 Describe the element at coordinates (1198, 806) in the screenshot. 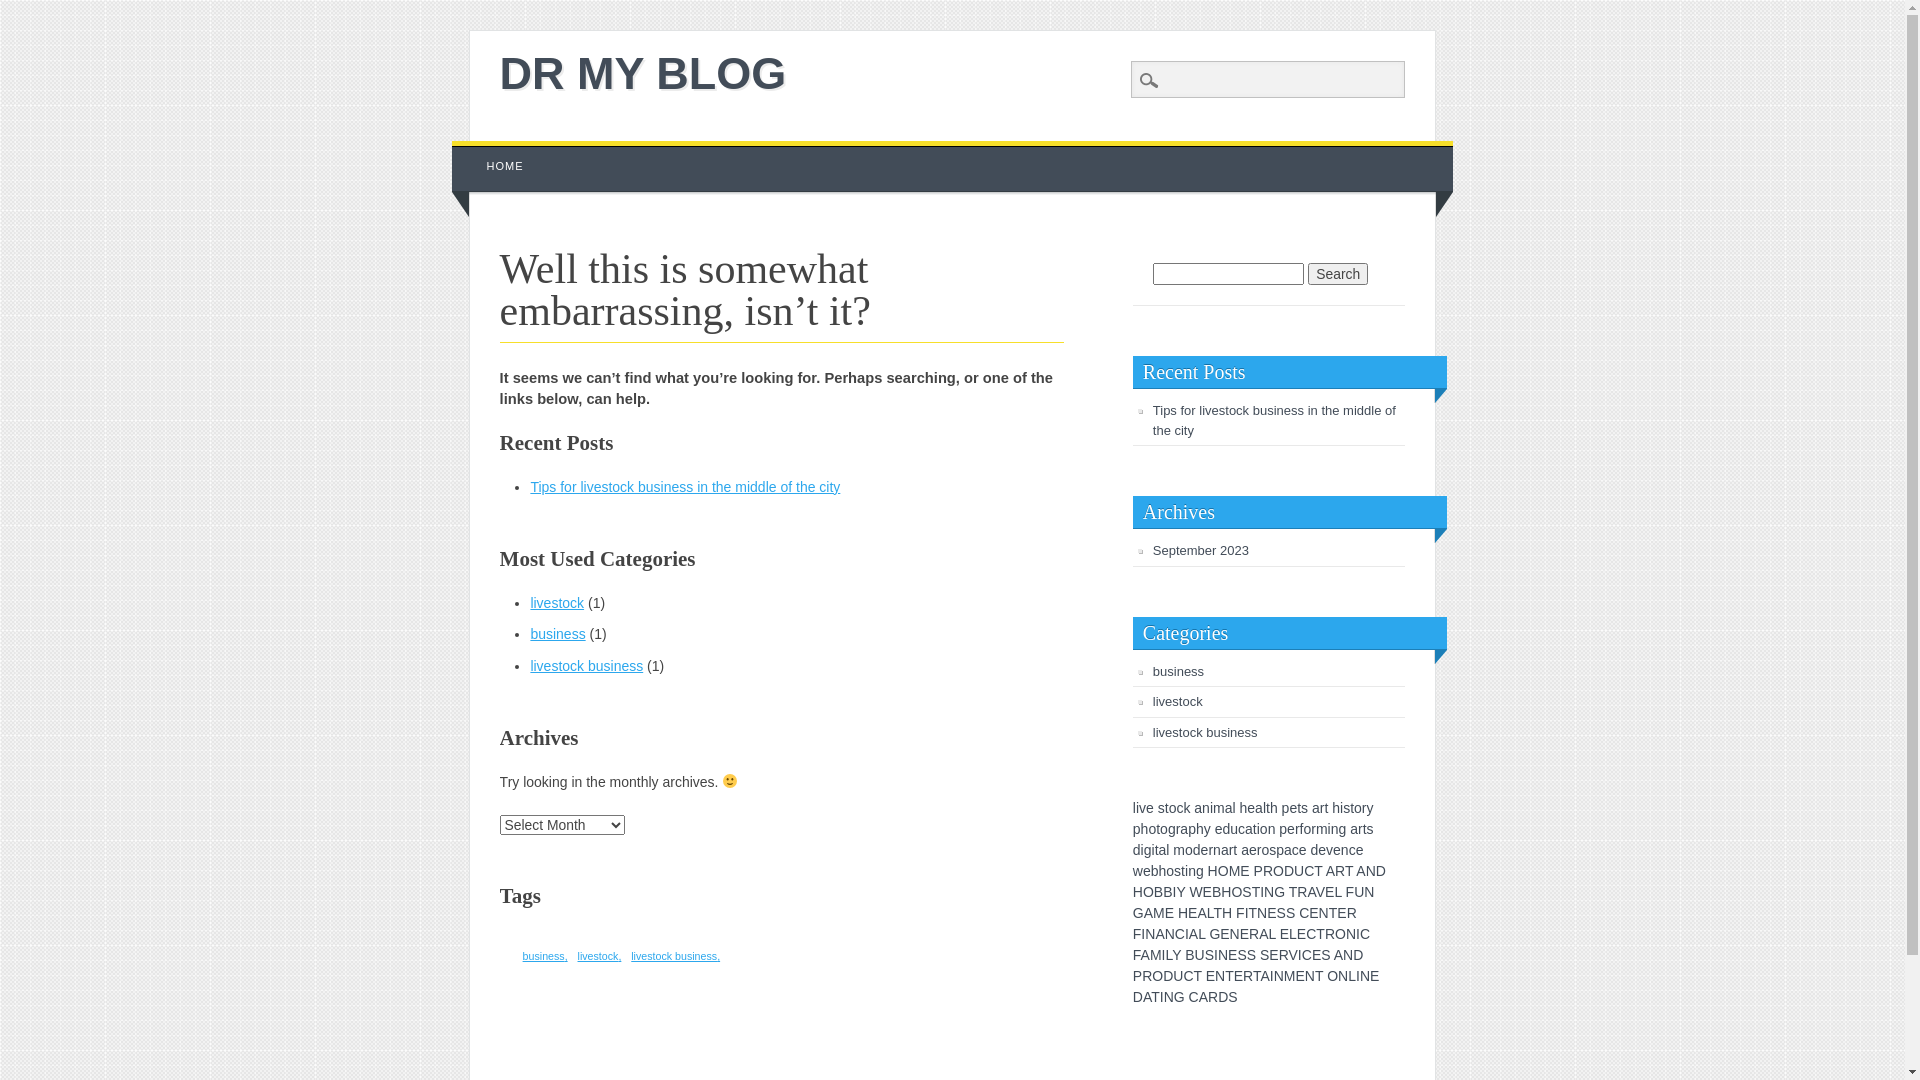

I see `'a'` at that location.